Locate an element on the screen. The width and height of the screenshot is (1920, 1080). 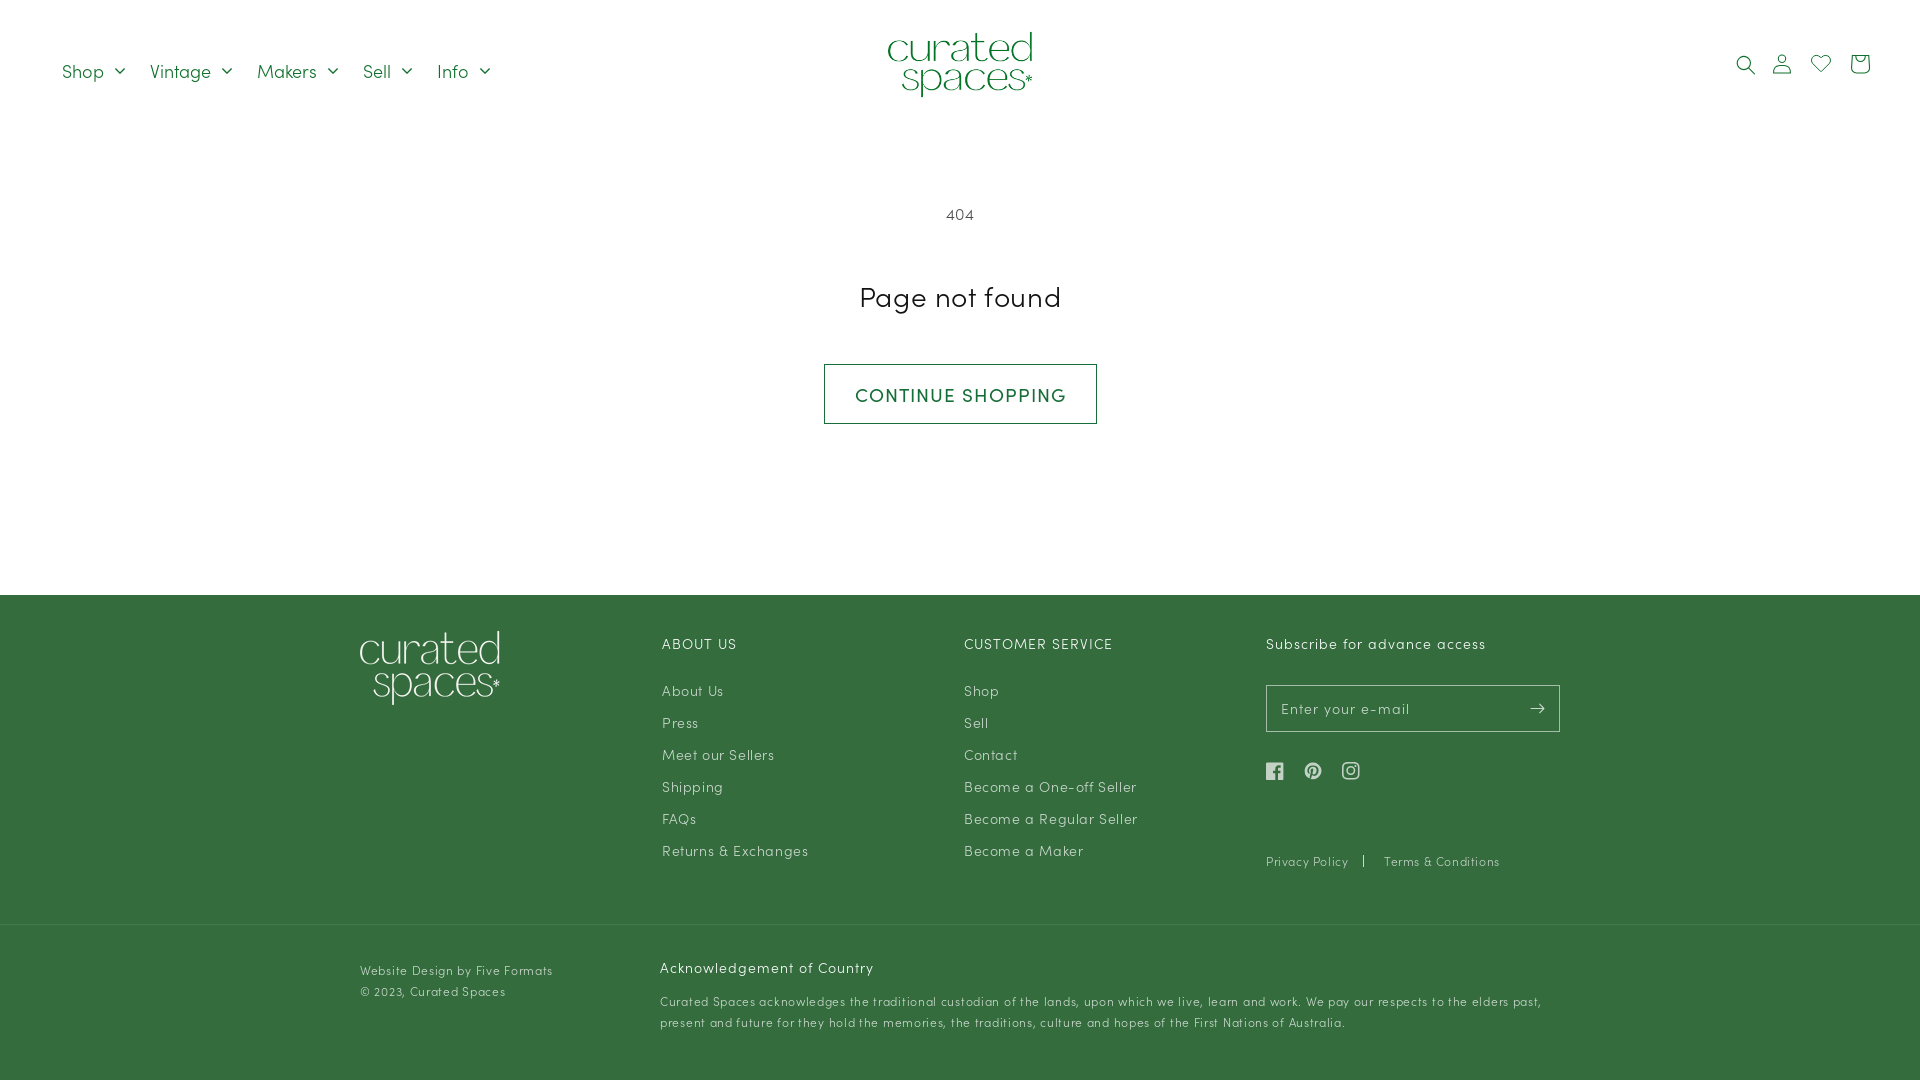
'Facebook' is located at coordinates (1280, 770).